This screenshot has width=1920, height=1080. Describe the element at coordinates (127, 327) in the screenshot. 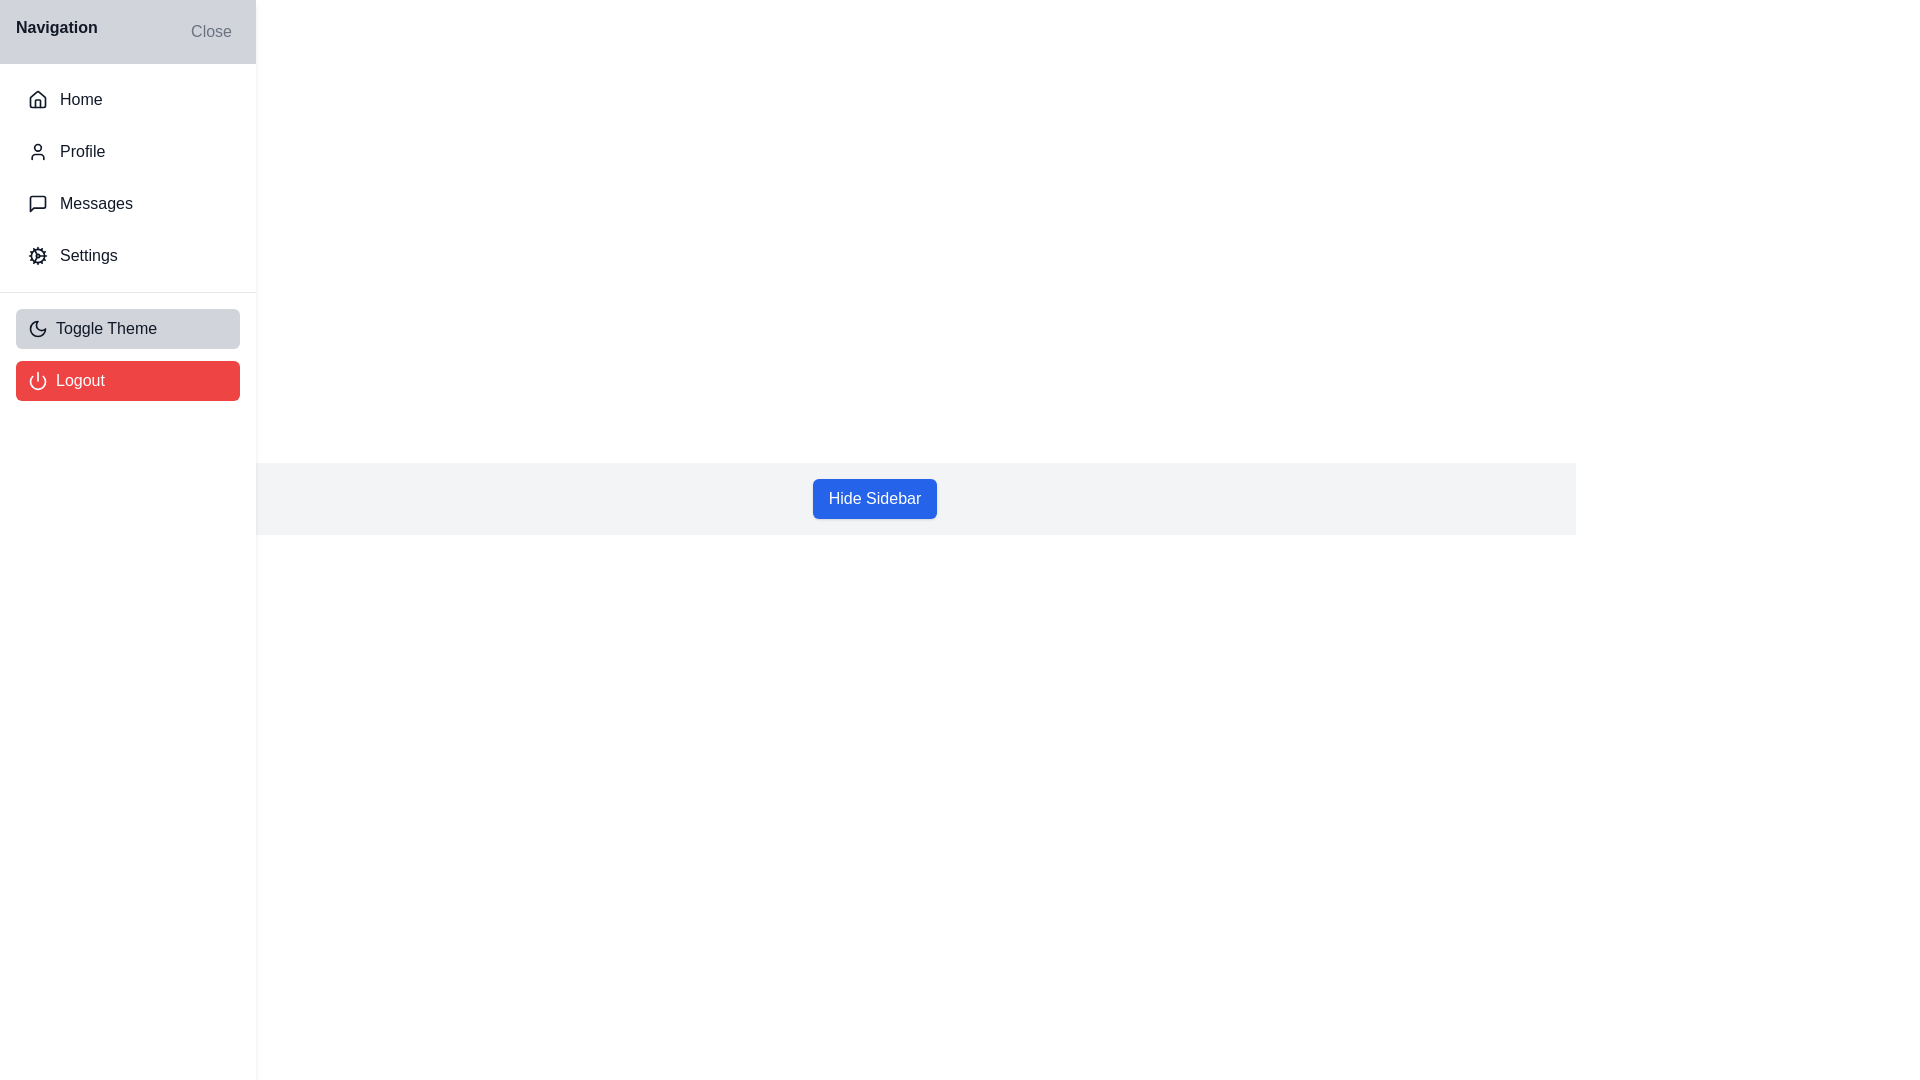

I see `the 'Toggle Theme' button with a light gray background and a crescent moon icon, located in the bottom section of the navigation sidebar` at that location.